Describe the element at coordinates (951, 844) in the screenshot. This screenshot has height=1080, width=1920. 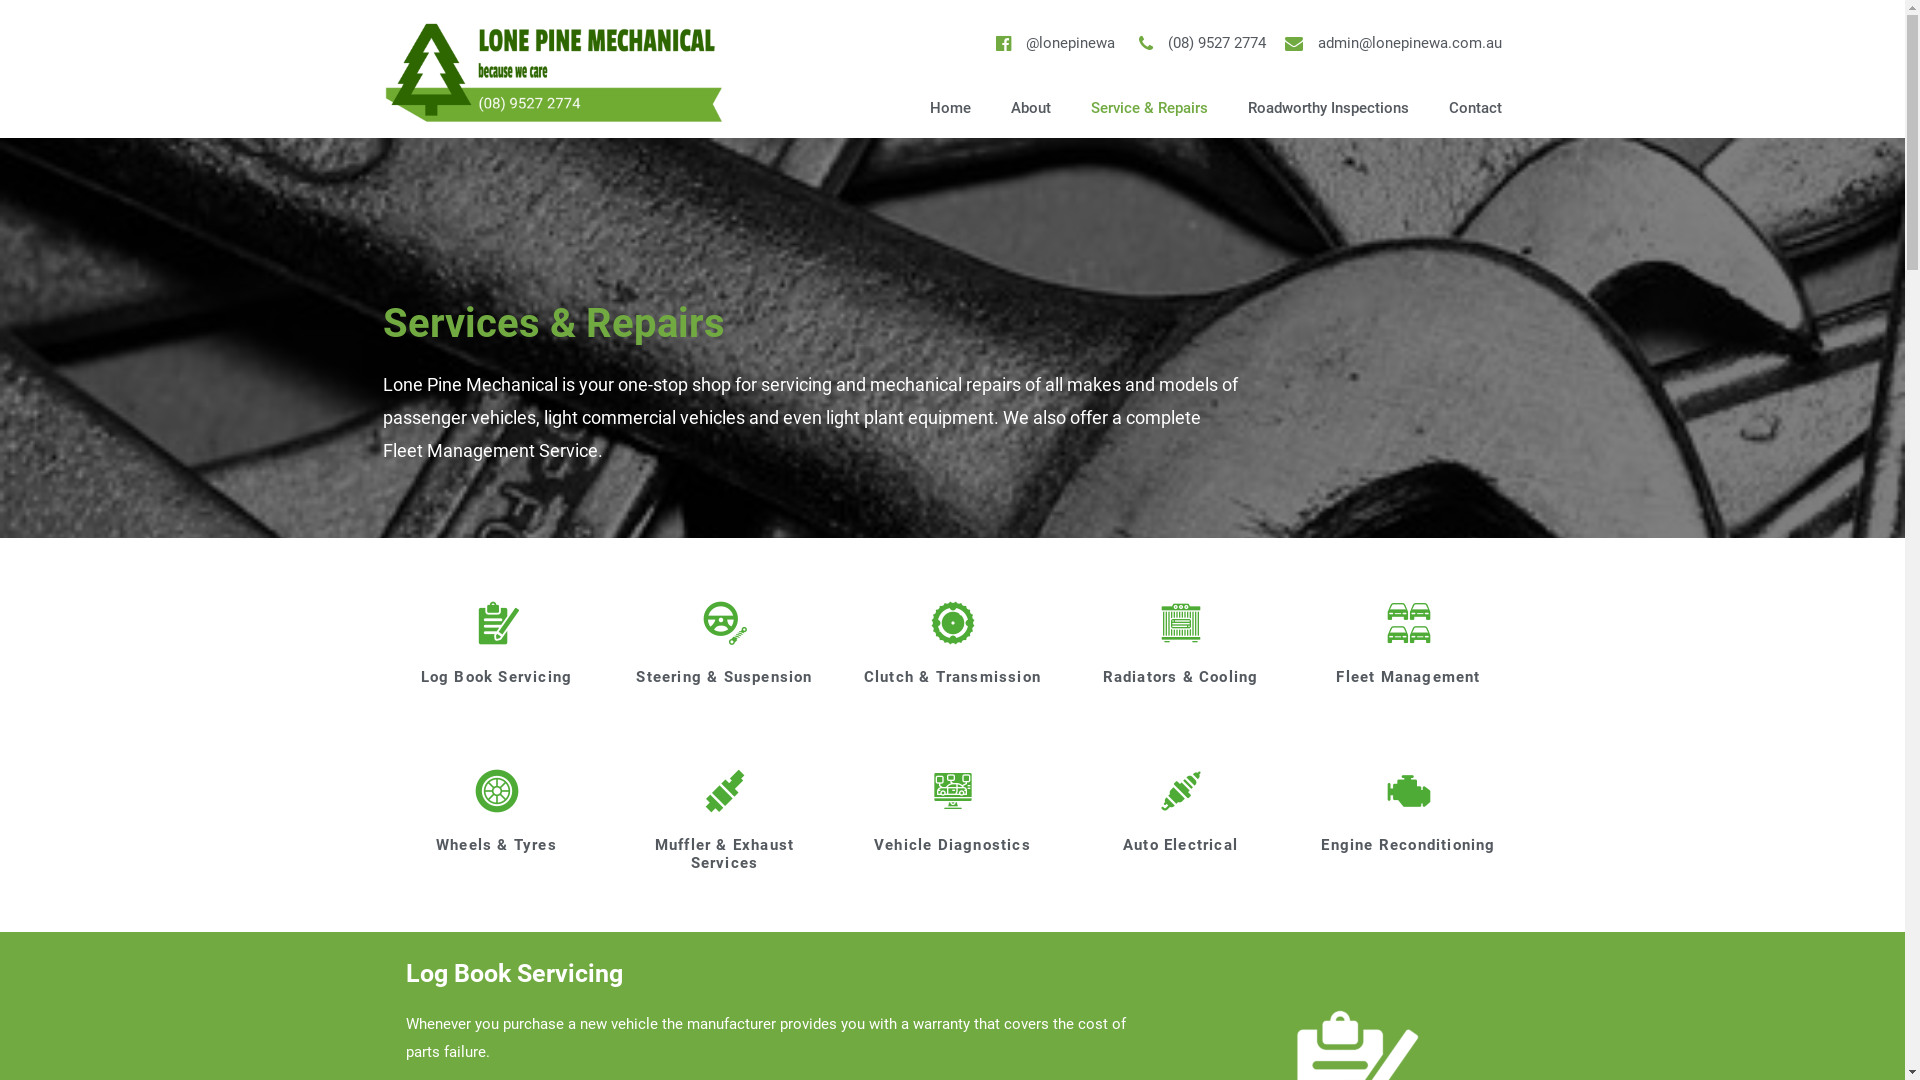
I see `'Vehicle Diagnostics'` at that location.